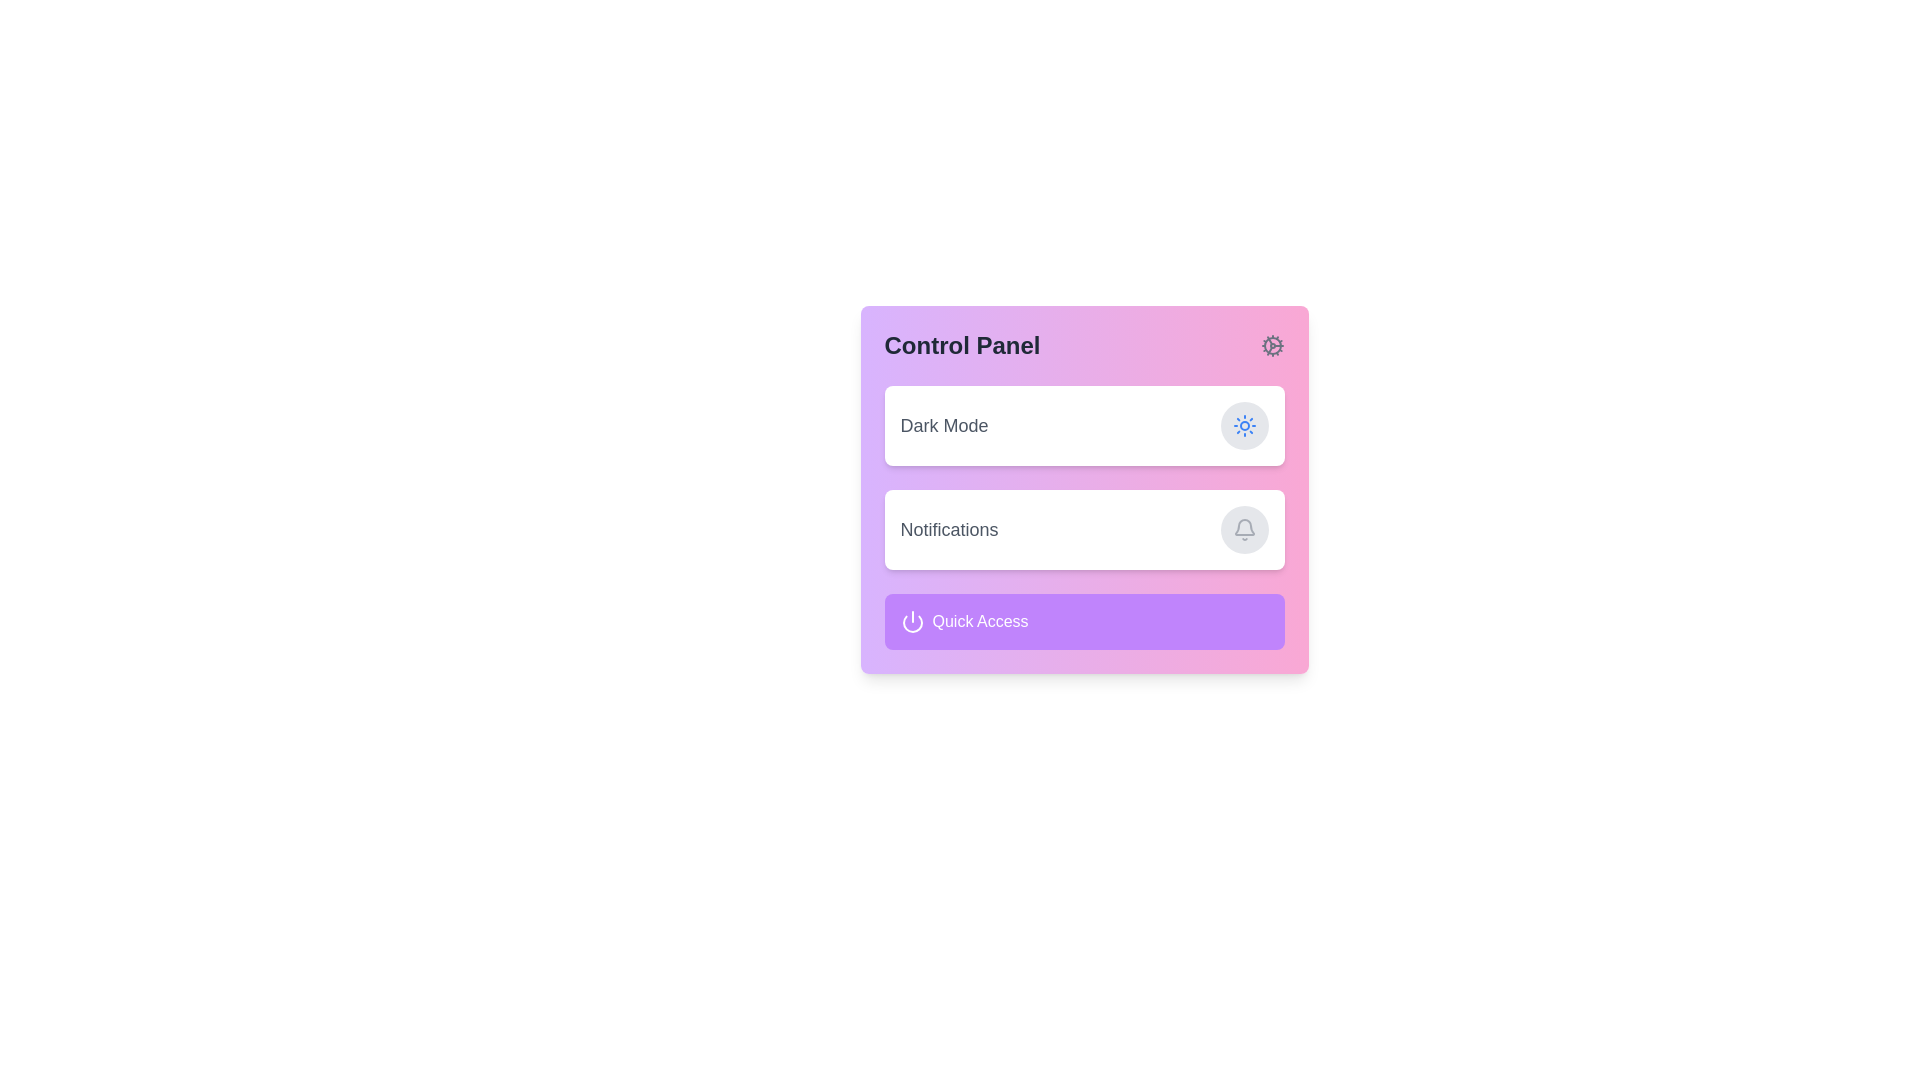  Describe the element at coordinates (1271, 345) in the screenshot. I see `the filled circular decorative component of the cogwheel icon located in the top-right corner of the Control Panel card` at that location.